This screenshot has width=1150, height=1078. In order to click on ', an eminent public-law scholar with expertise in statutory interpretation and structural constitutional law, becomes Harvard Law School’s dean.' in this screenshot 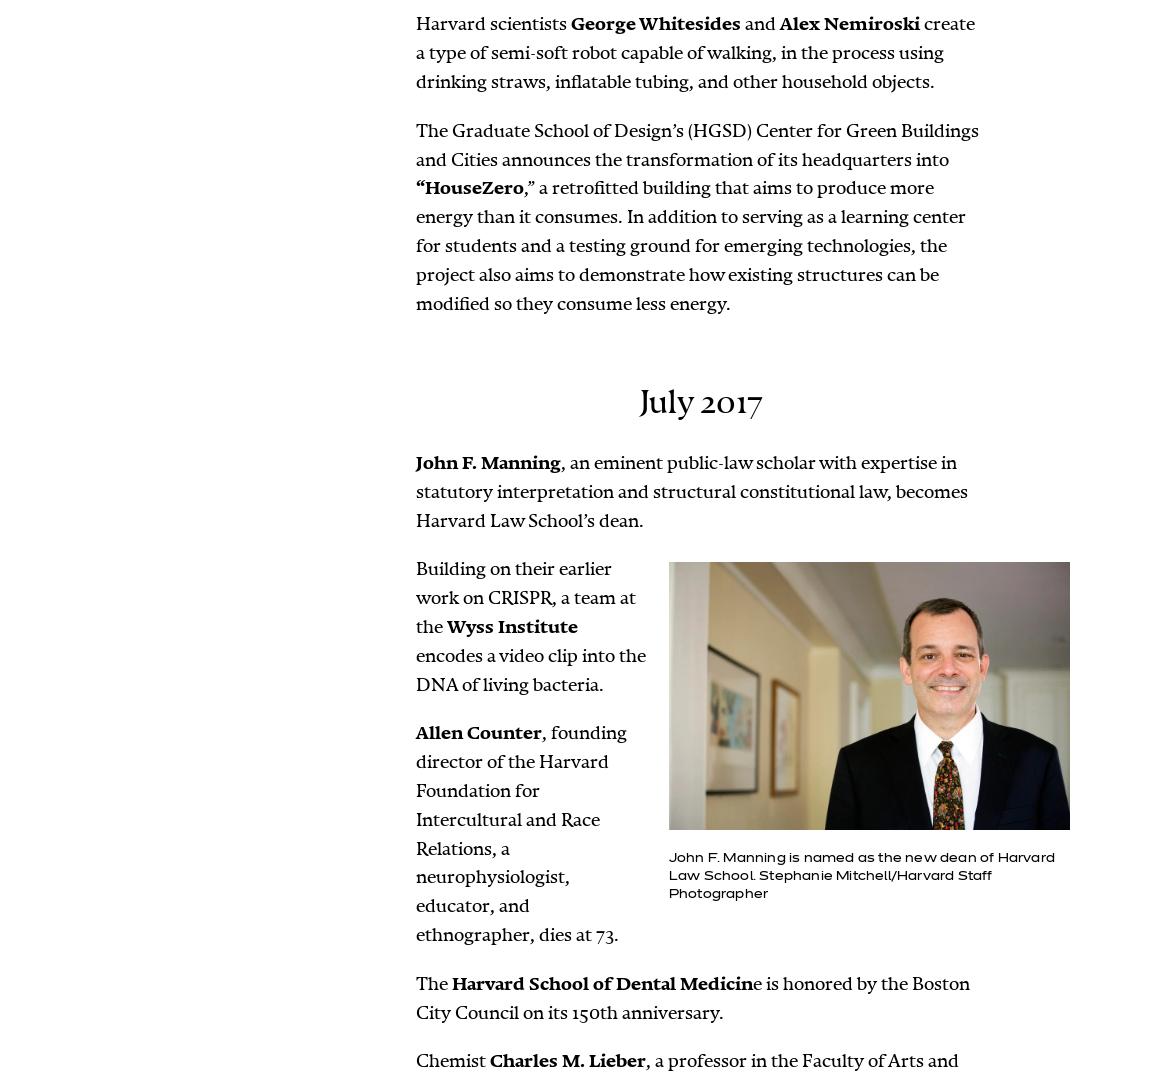, I will do `click(415, 490)`.